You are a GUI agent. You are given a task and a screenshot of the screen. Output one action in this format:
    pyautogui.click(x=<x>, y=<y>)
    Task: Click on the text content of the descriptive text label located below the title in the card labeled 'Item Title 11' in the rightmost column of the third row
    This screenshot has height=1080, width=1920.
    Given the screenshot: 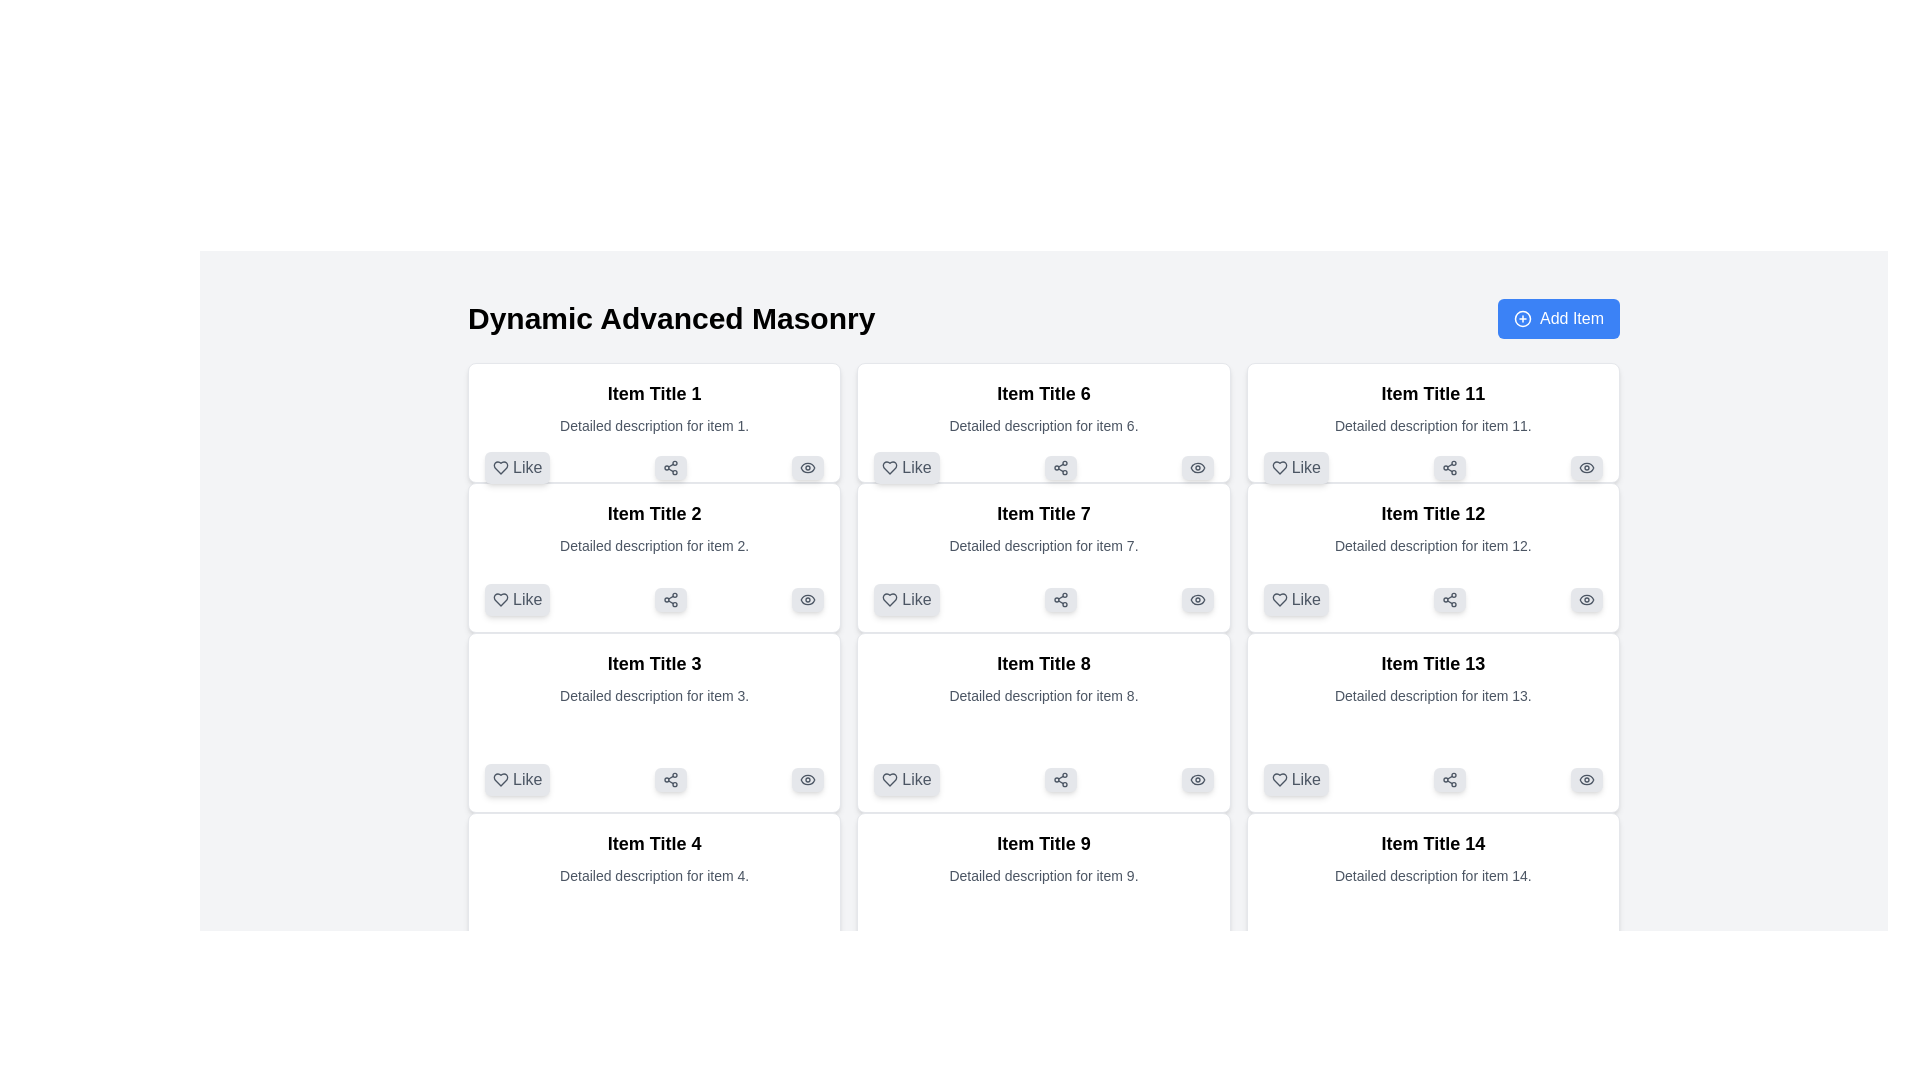 What is the action you would take?
    pyautogui.click(x=1432, y=424)
    